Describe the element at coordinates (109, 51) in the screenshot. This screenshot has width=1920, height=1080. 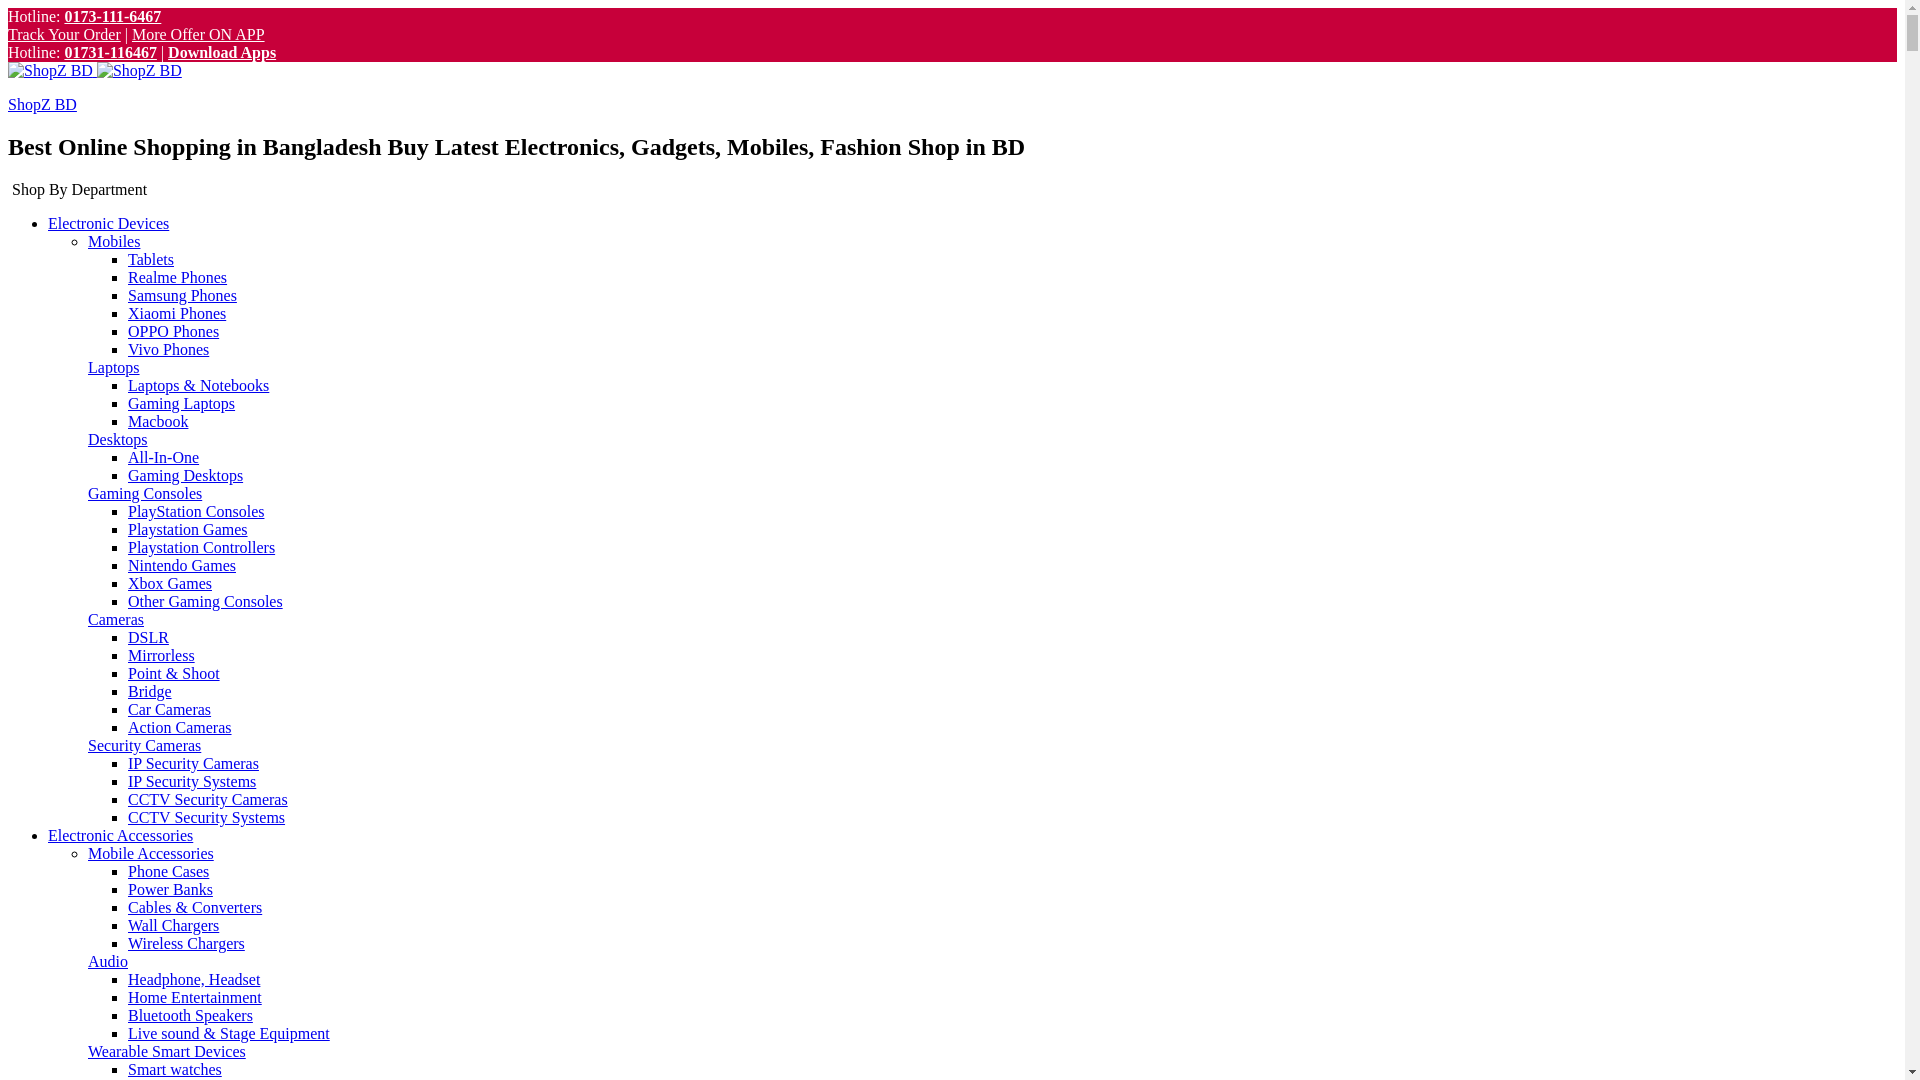
I see `'01731-116467'` at that location.